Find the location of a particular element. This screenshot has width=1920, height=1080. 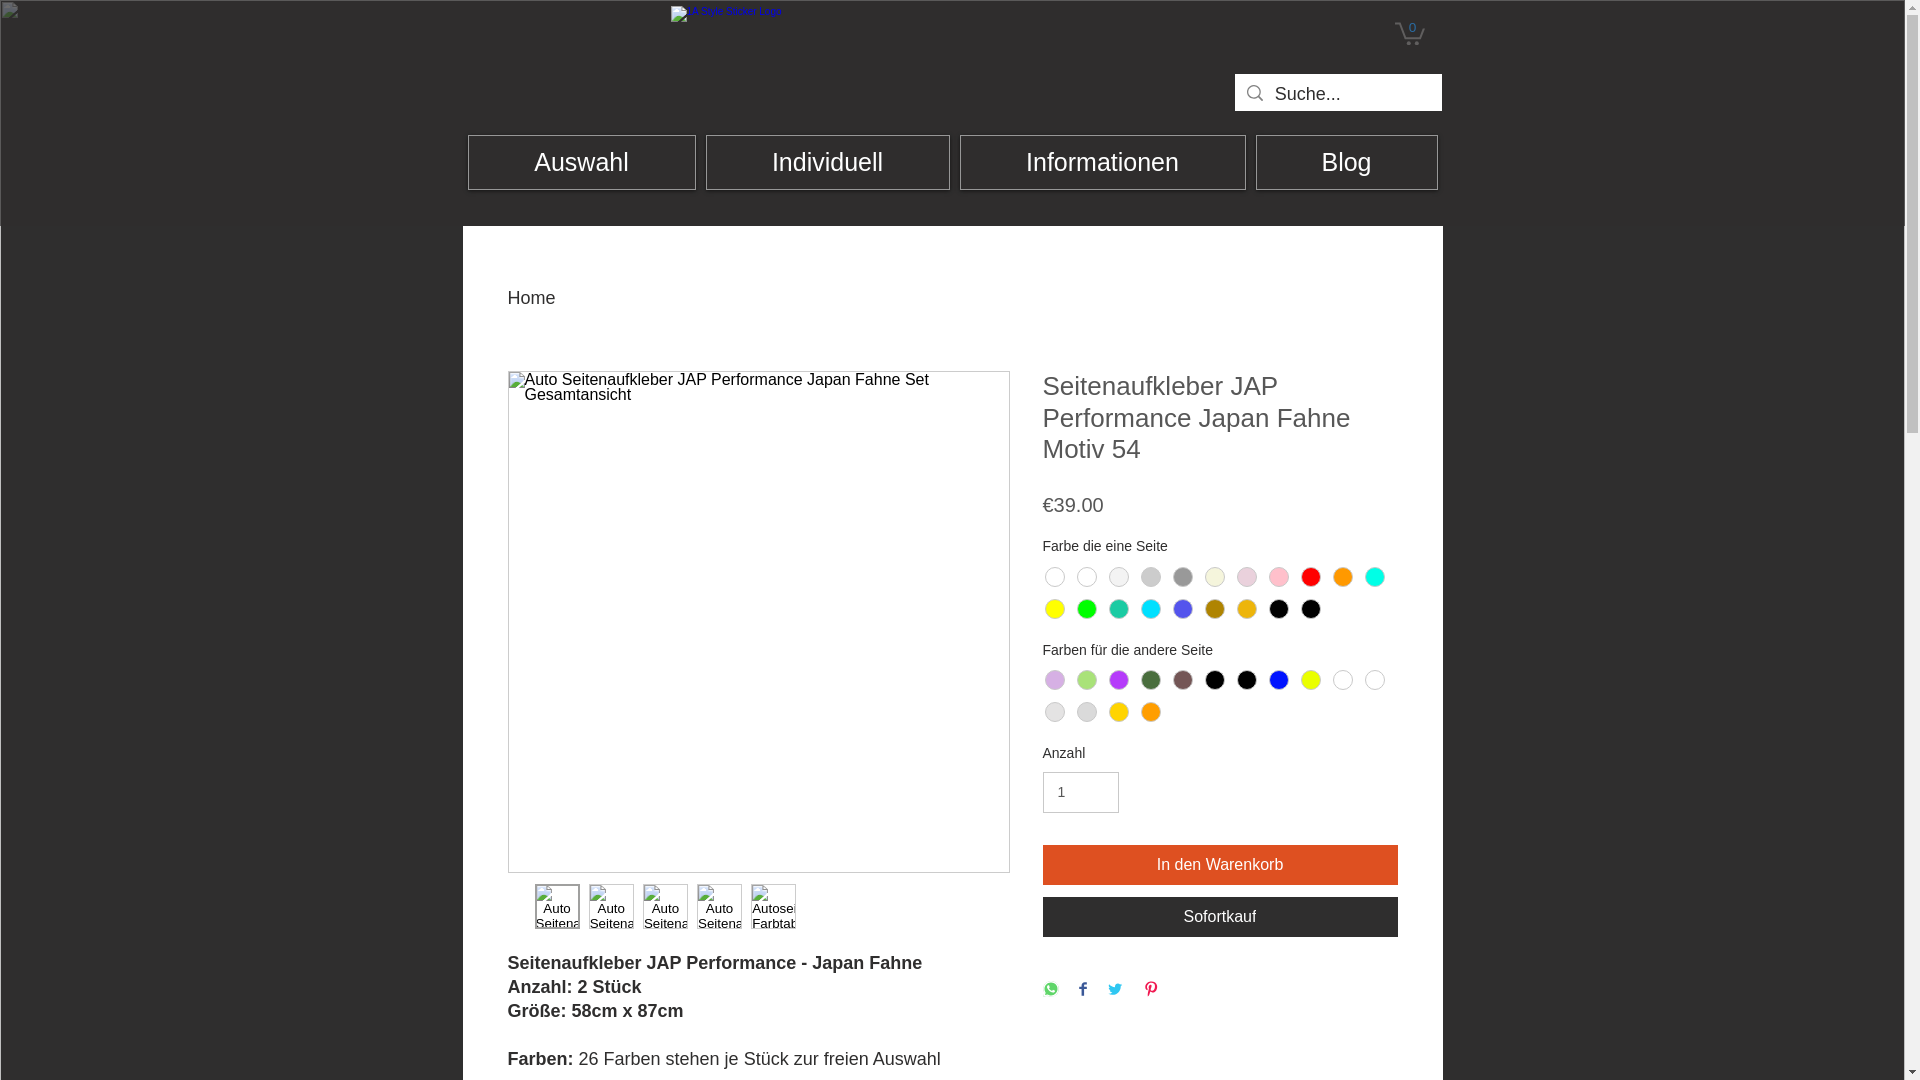

'In den Warenkorb' is located at coordinates (1218, 863).